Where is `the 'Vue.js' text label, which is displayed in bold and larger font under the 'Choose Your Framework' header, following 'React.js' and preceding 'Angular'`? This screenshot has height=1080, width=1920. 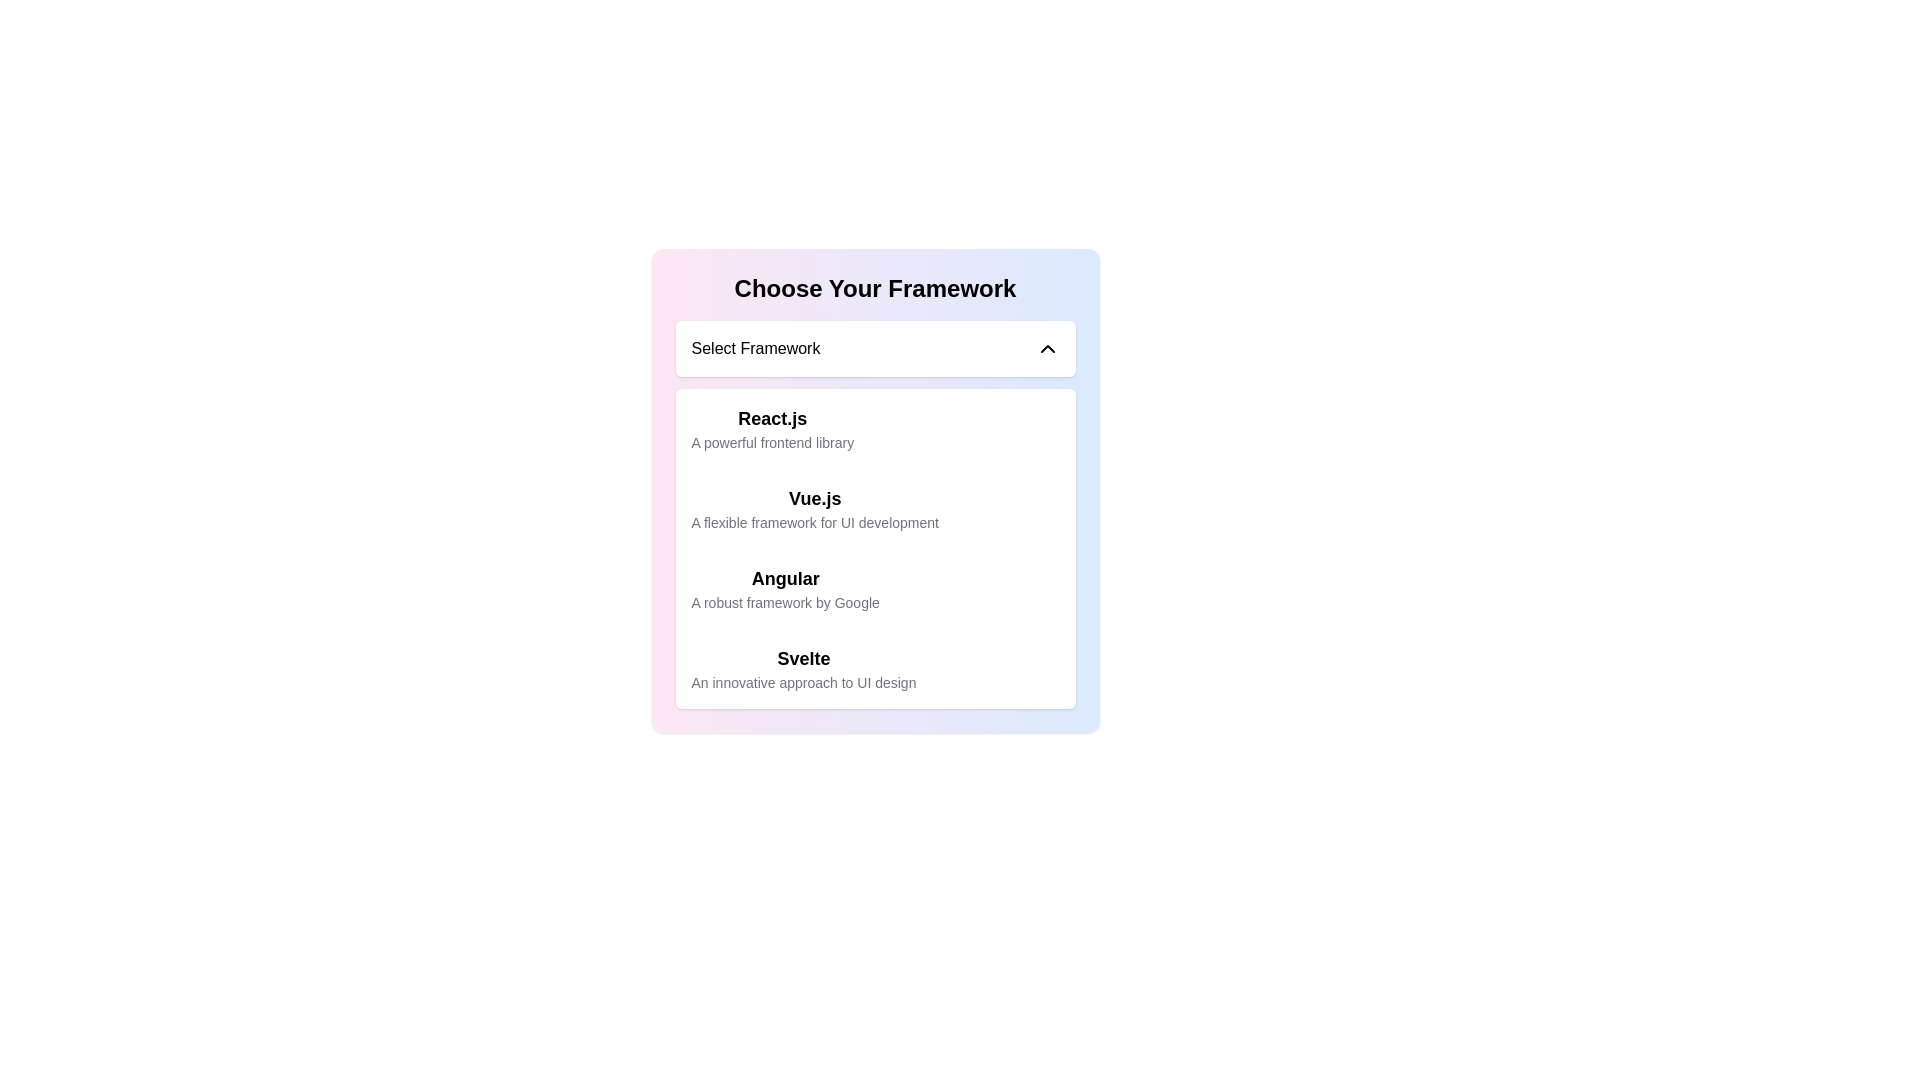
the 'Vue.js' text label, which is displayed in bold and larger font under the 'Choose Your Framework' header, following 'React.js' and preceding 'Angular' is located at coordinates (815, 497).